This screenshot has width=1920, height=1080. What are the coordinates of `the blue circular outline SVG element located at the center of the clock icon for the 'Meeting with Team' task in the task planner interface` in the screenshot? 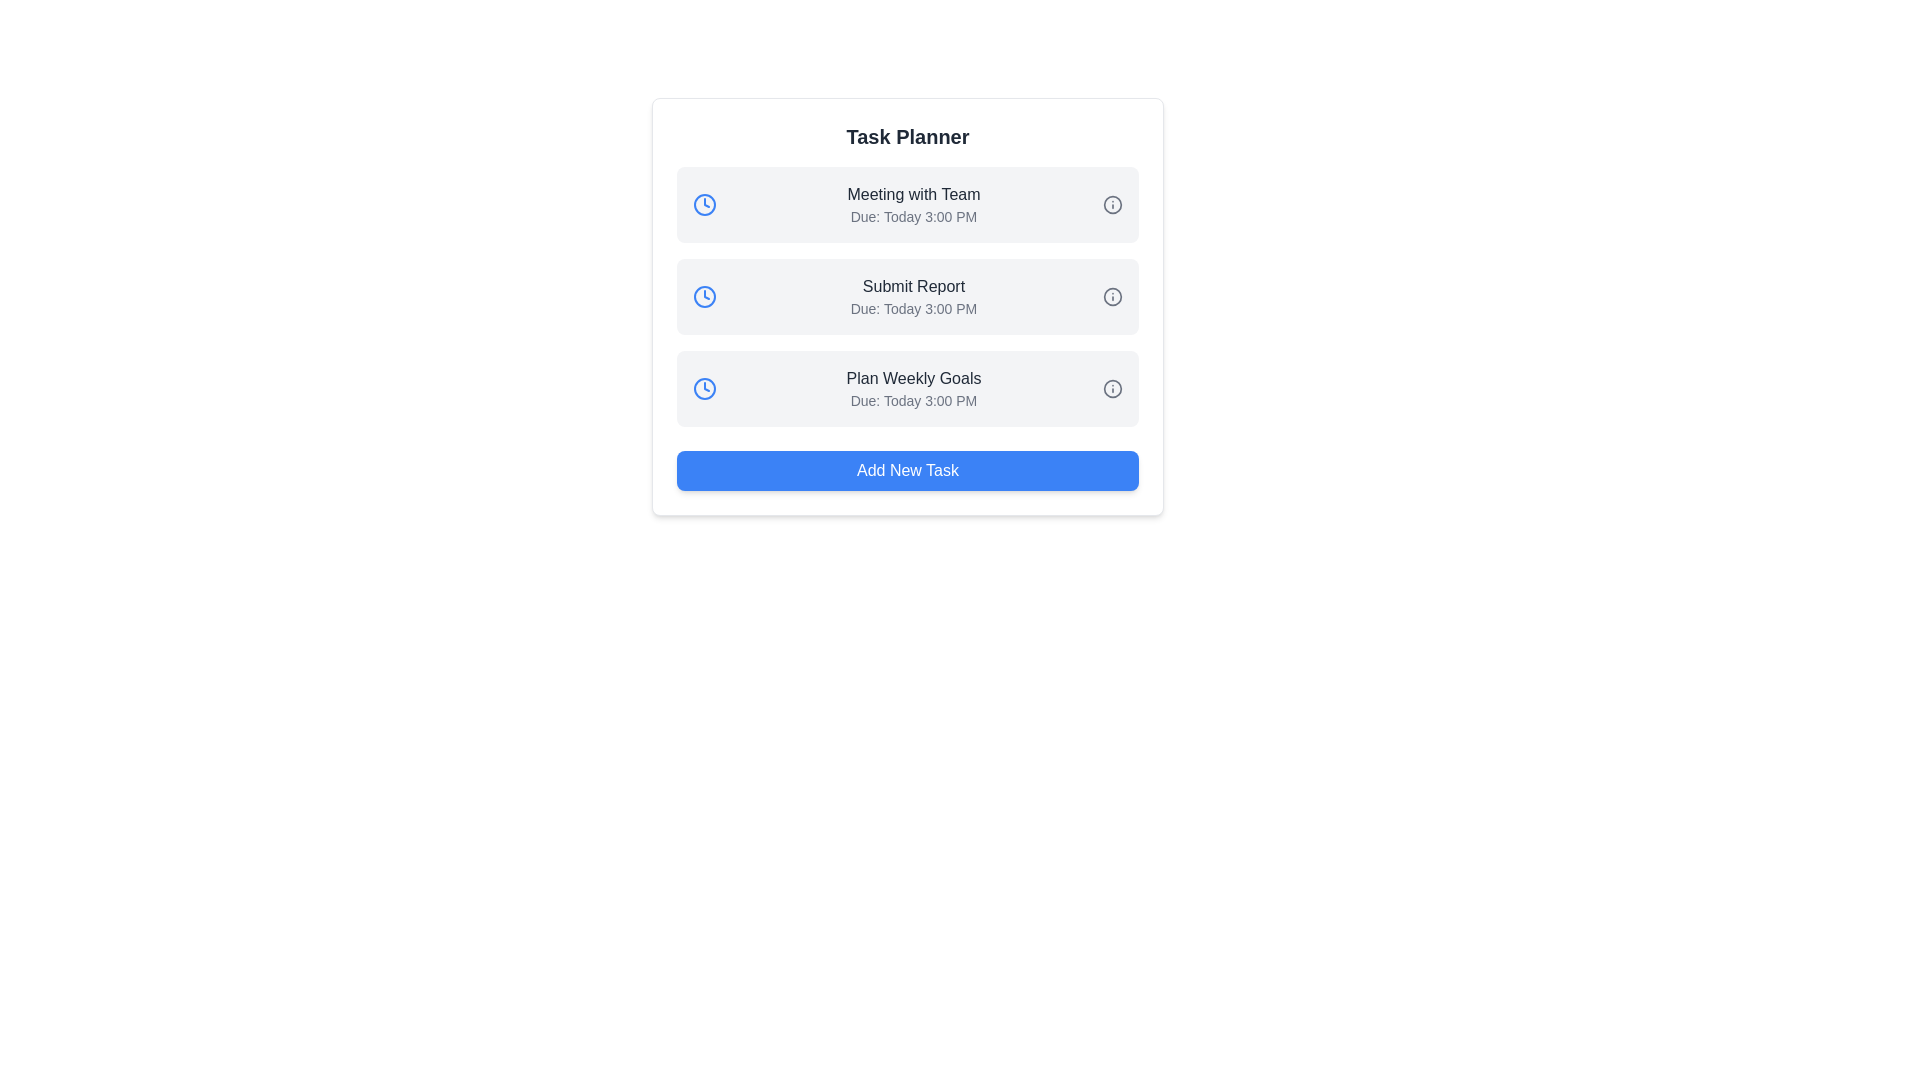 It's located at (705, 204).